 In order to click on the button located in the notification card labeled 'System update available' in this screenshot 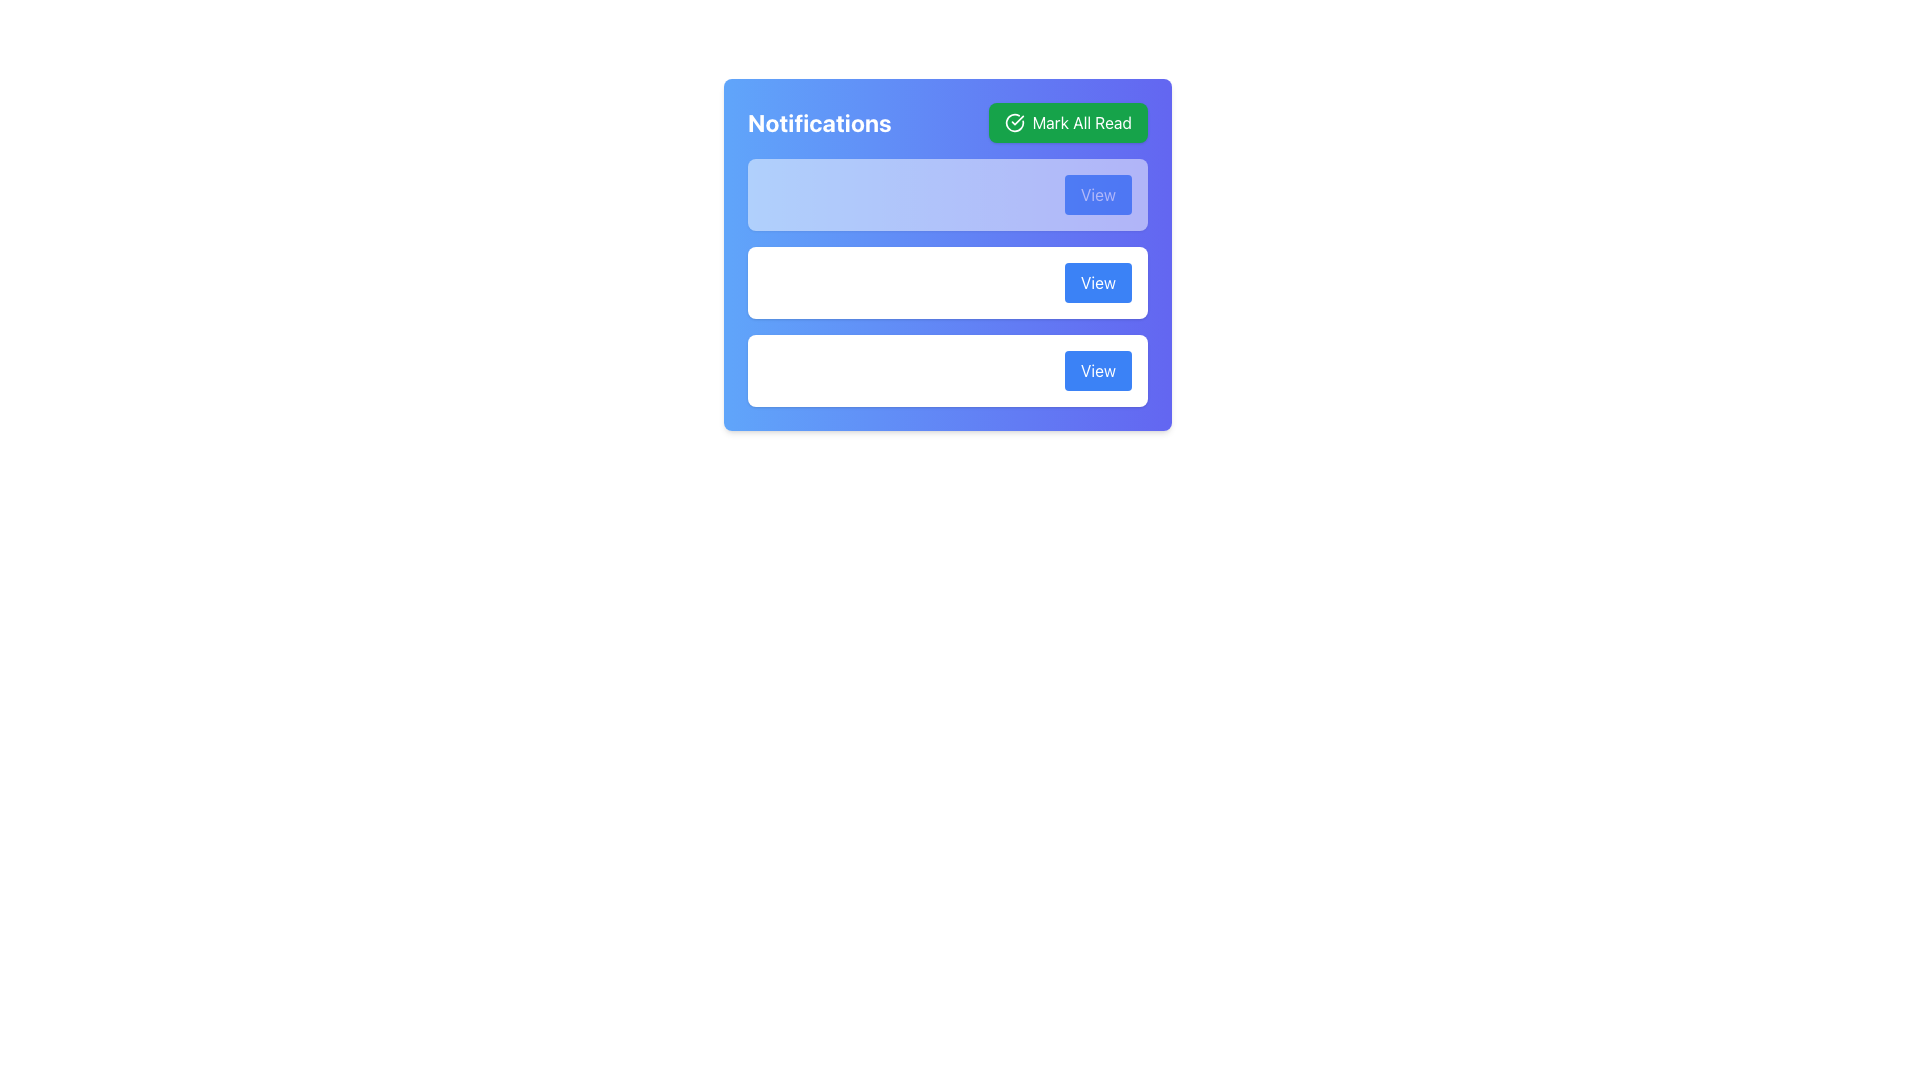, I will do `click(1097, 282)`.